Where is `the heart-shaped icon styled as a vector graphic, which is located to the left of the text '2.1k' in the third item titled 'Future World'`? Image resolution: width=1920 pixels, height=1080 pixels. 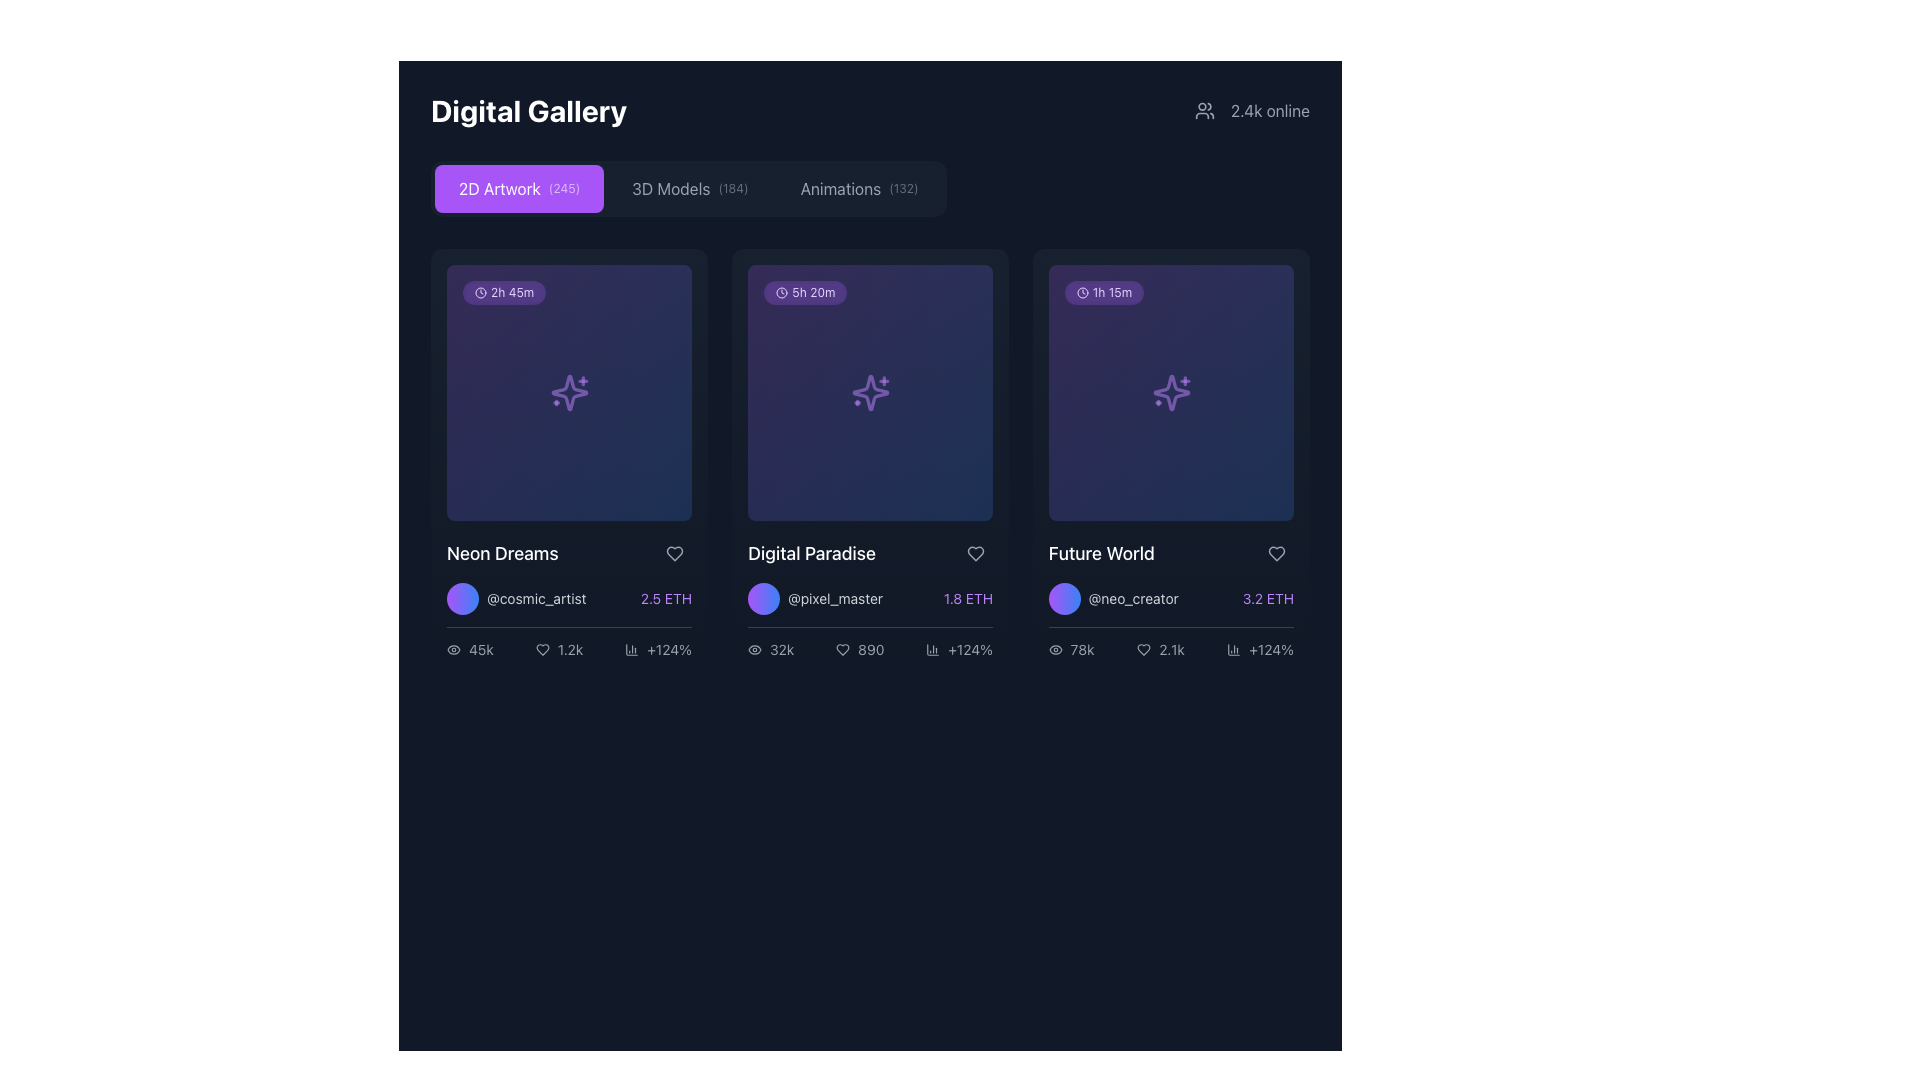
the heart-shaped icon styled as a vector graphic, which is located to the left of the text '2.1k' in the third item titled 'Future World' is located at coordinates (1144, 650).